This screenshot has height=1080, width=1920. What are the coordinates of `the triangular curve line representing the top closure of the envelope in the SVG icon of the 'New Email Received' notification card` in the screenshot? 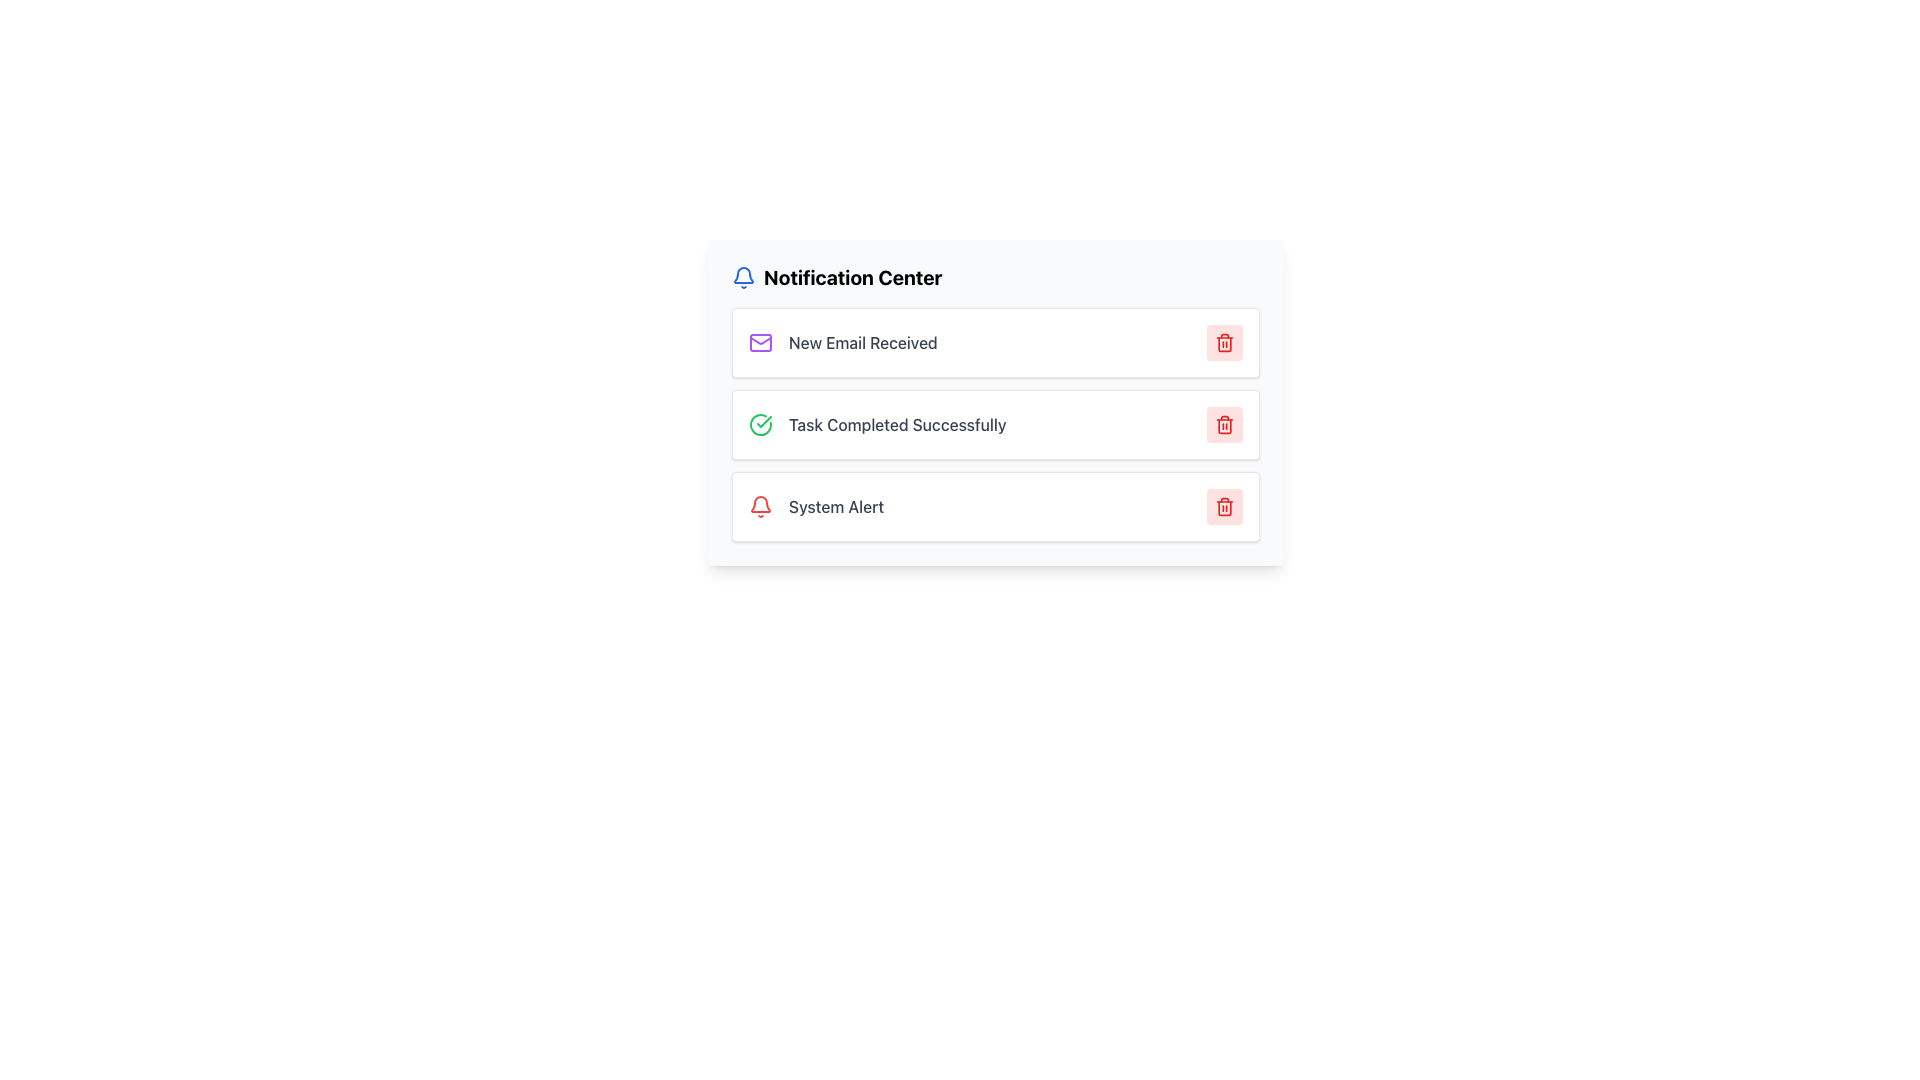 It's located at (760, 338).